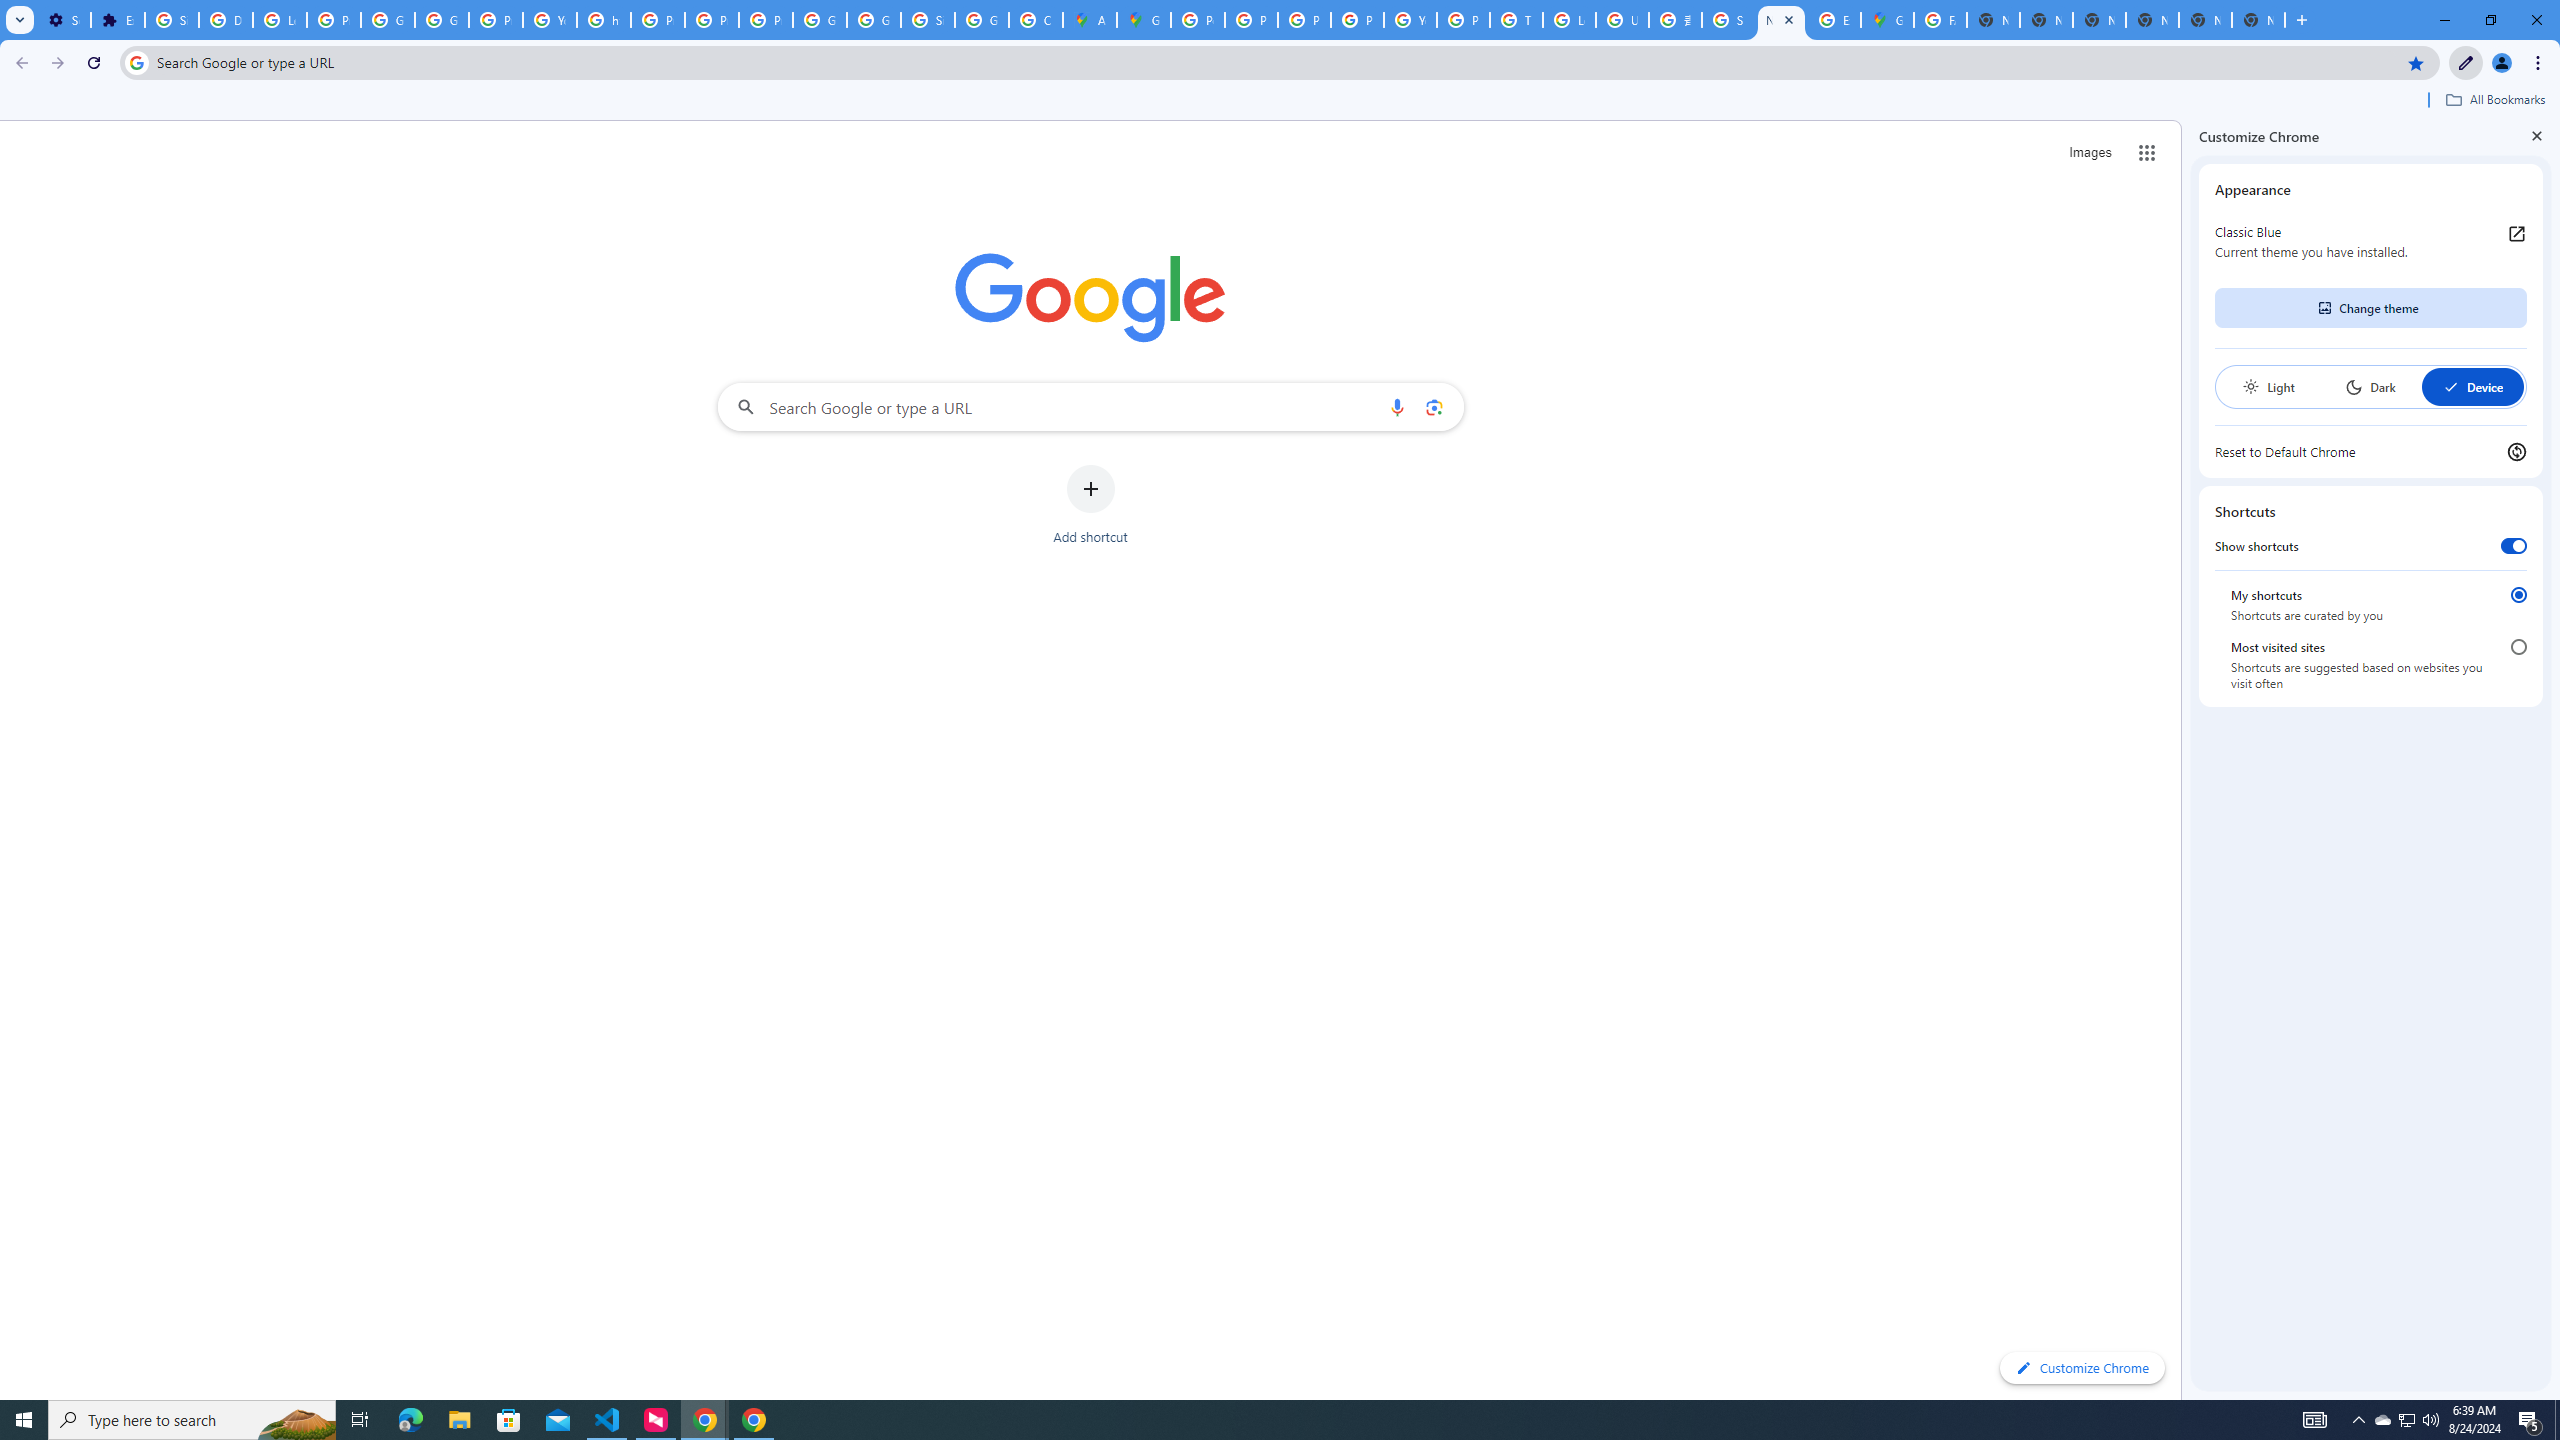 The image size is (2560, 1440). What do you see at coordinates (2369, 386) in the screenshot?
I see `'Dark'` at bounding box center [2369, 386].